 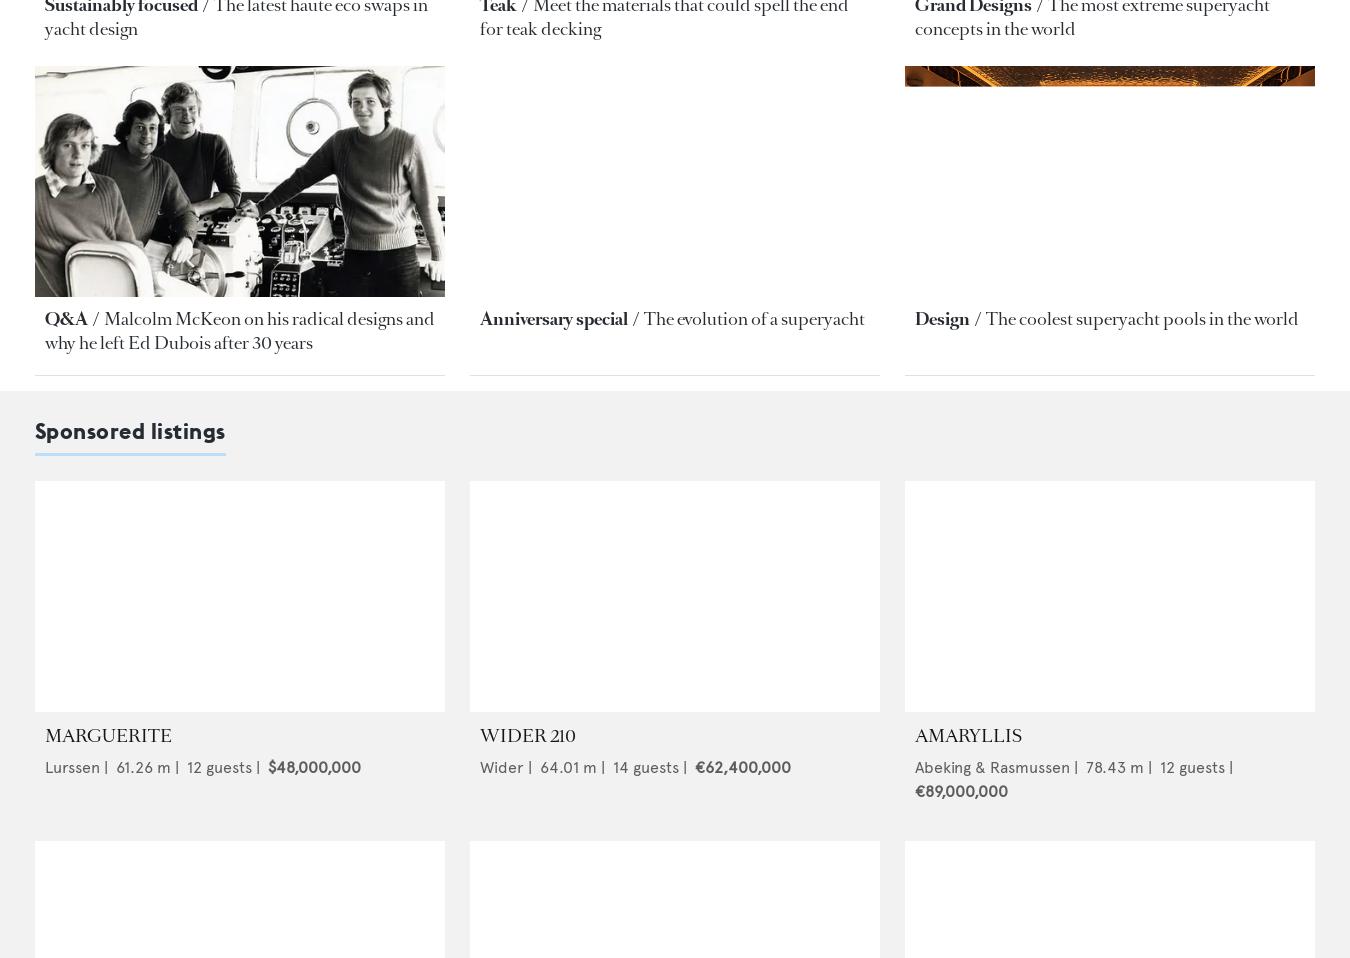 I want to click on 'AMARYLLIS', so click(x=967, y=734).